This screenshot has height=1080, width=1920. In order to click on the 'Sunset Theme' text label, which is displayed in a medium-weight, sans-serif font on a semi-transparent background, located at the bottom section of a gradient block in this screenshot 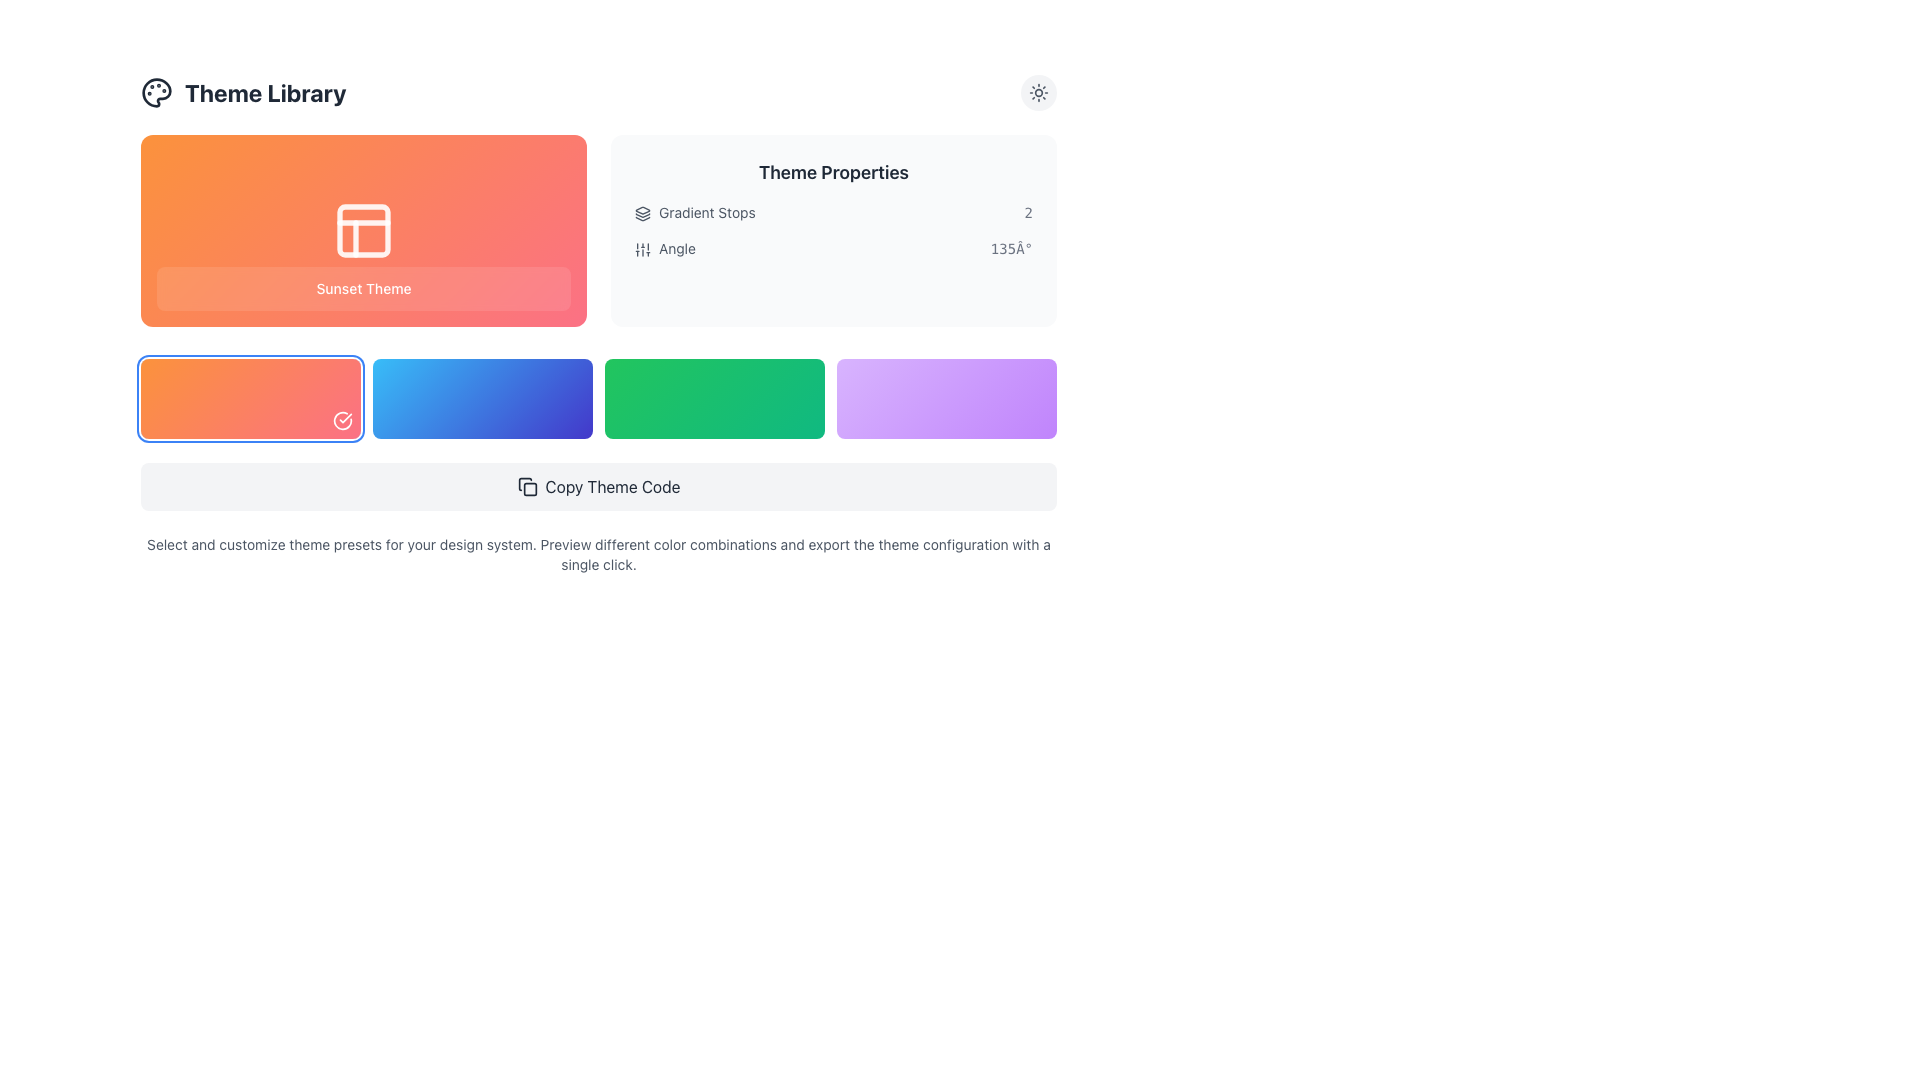, I will do `click(364, 289)`.